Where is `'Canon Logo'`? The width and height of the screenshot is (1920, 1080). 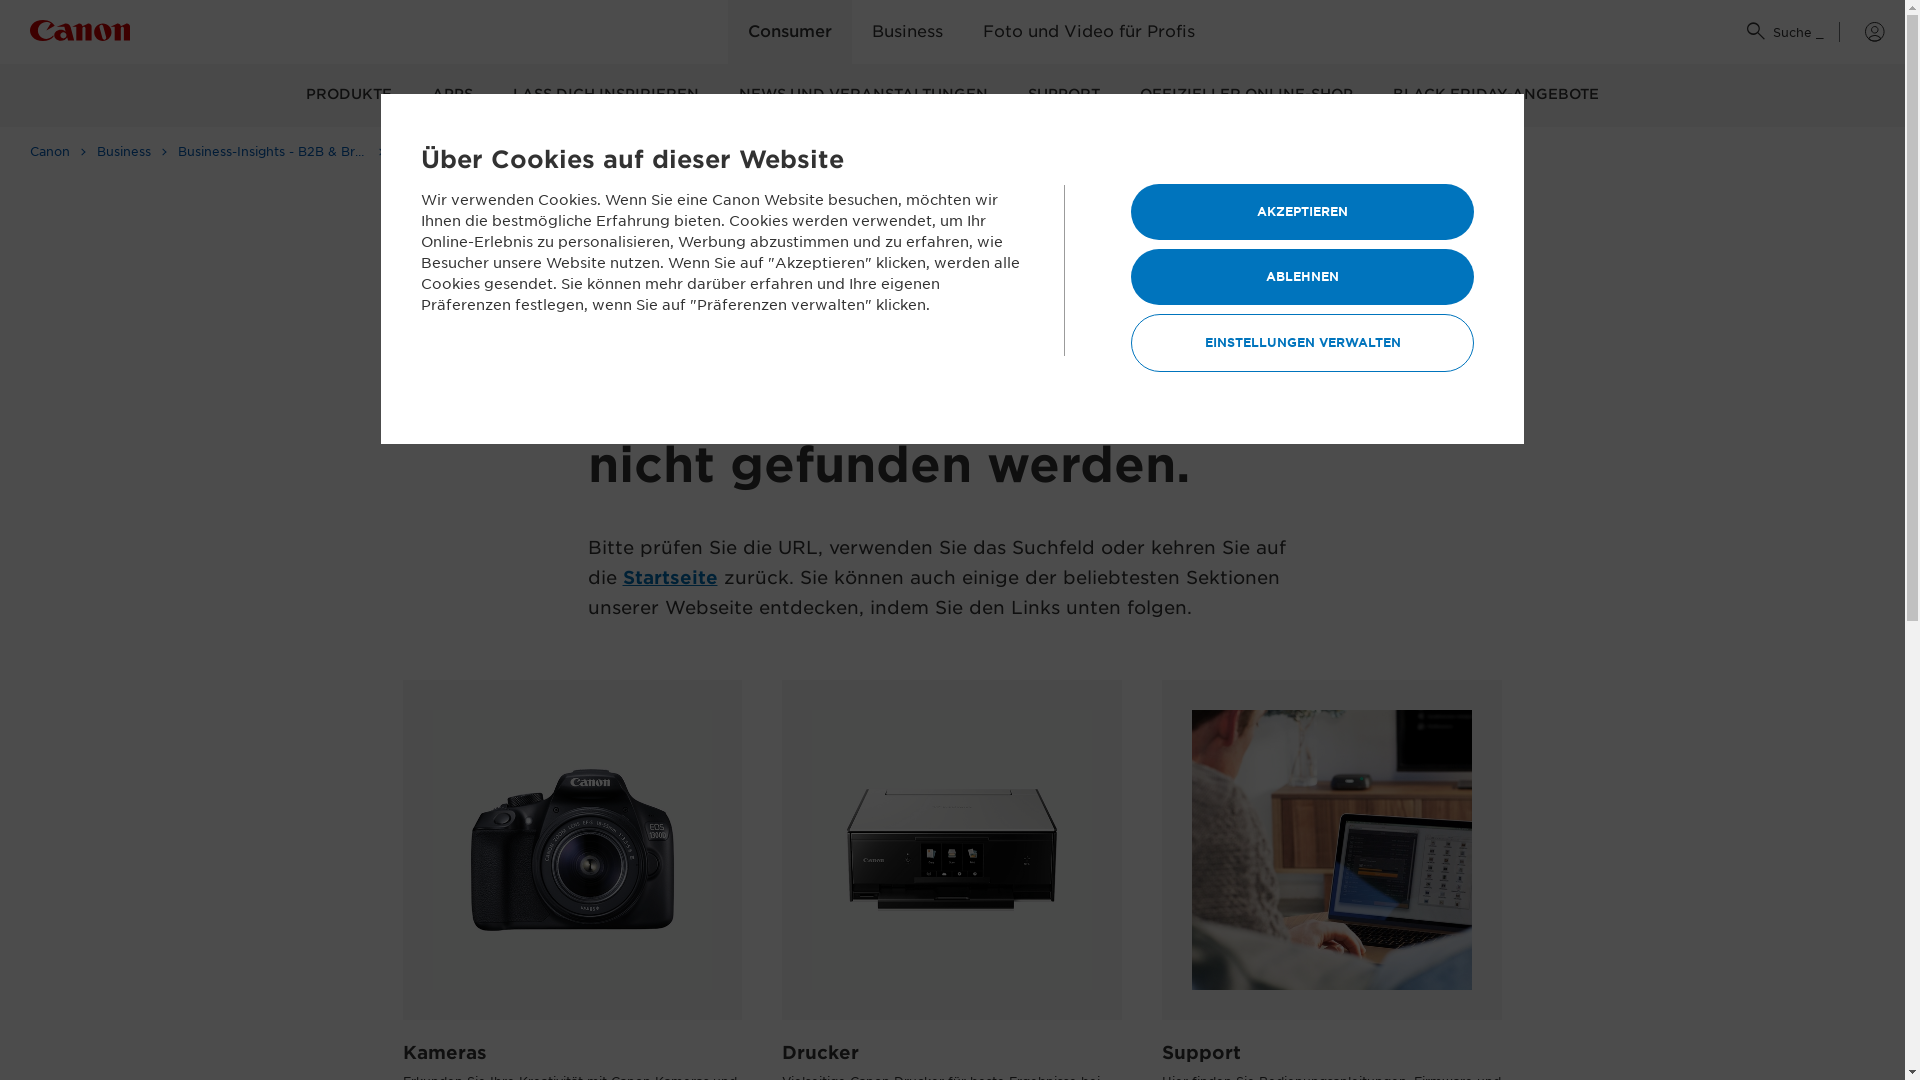 'Canon Logo' is located at coordinates (80, 34).